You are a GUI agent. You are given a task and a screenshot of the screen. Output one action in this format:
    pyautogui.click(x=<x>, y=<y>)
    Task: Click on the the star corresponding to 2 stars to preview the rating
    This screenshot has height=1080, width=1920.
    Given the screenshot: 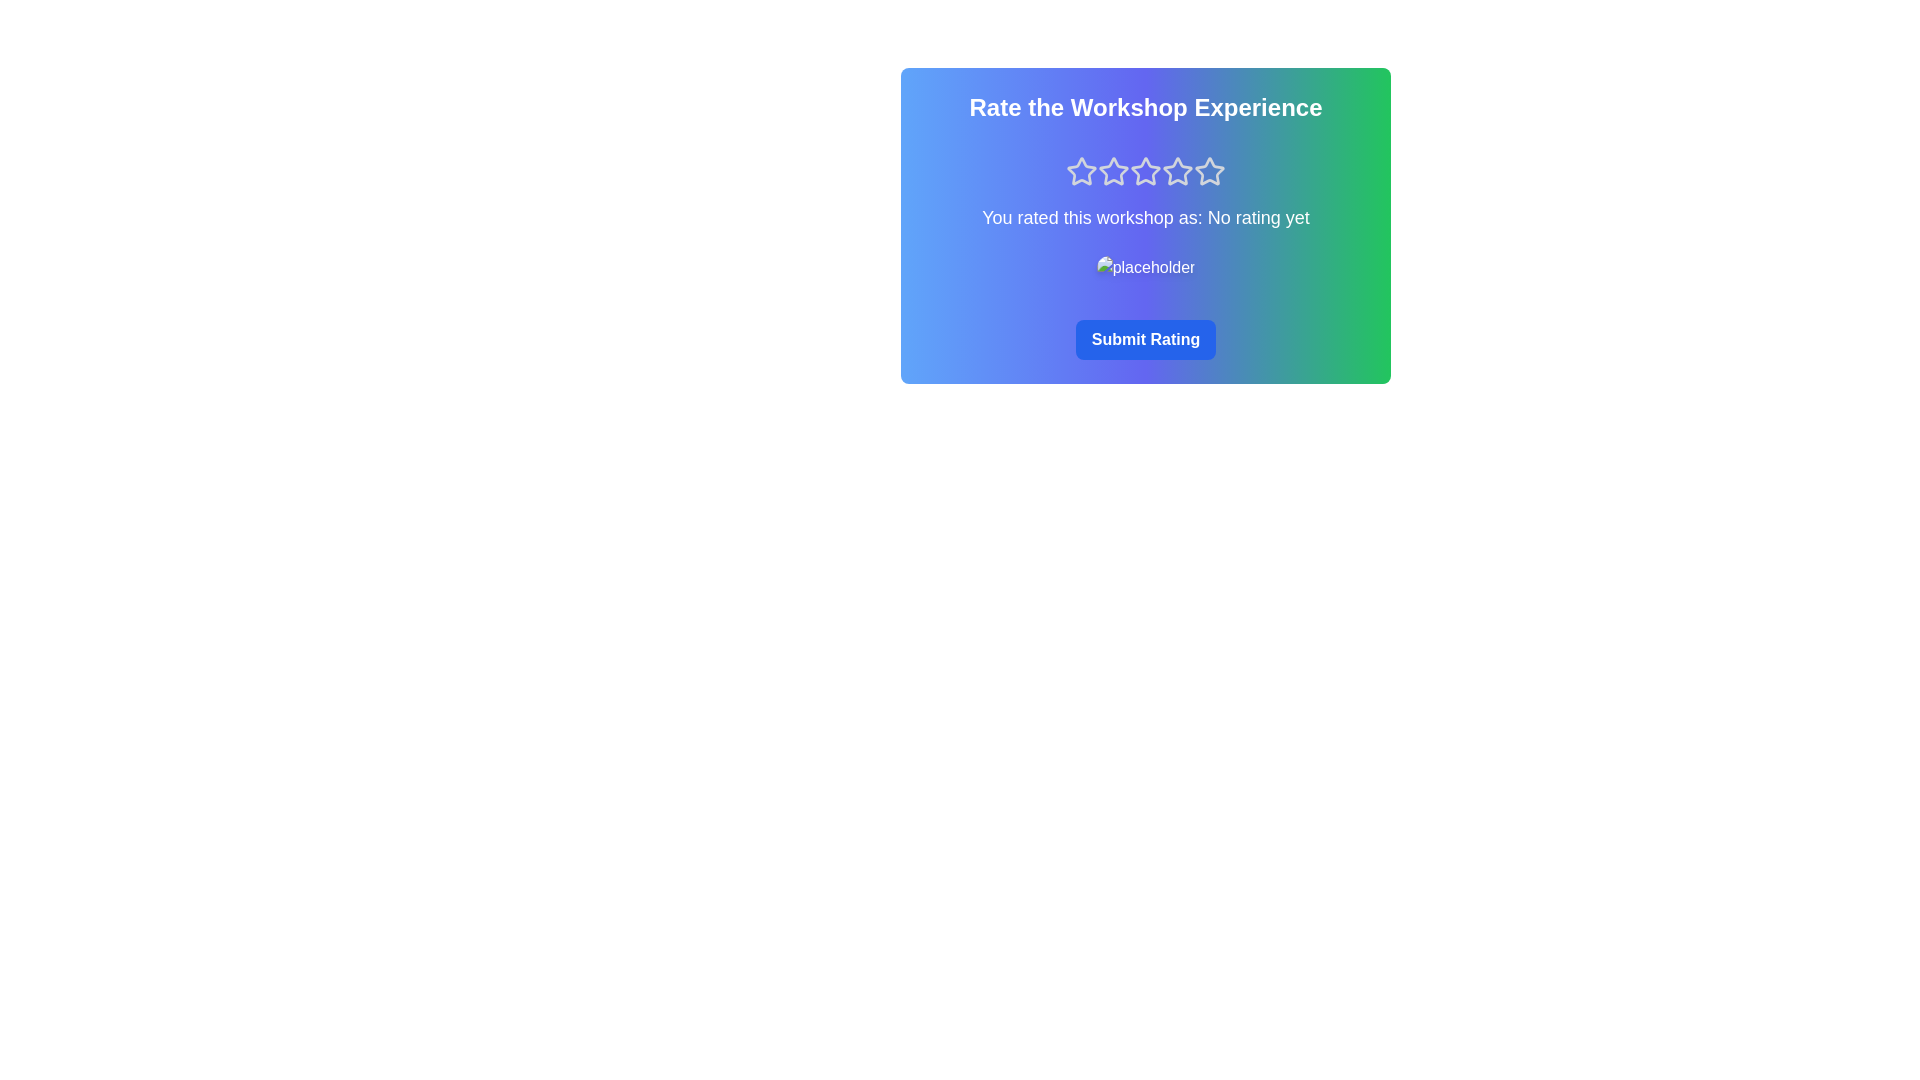 What is the action you would take?
    pyautogui.click(x=1112, y=171)
    